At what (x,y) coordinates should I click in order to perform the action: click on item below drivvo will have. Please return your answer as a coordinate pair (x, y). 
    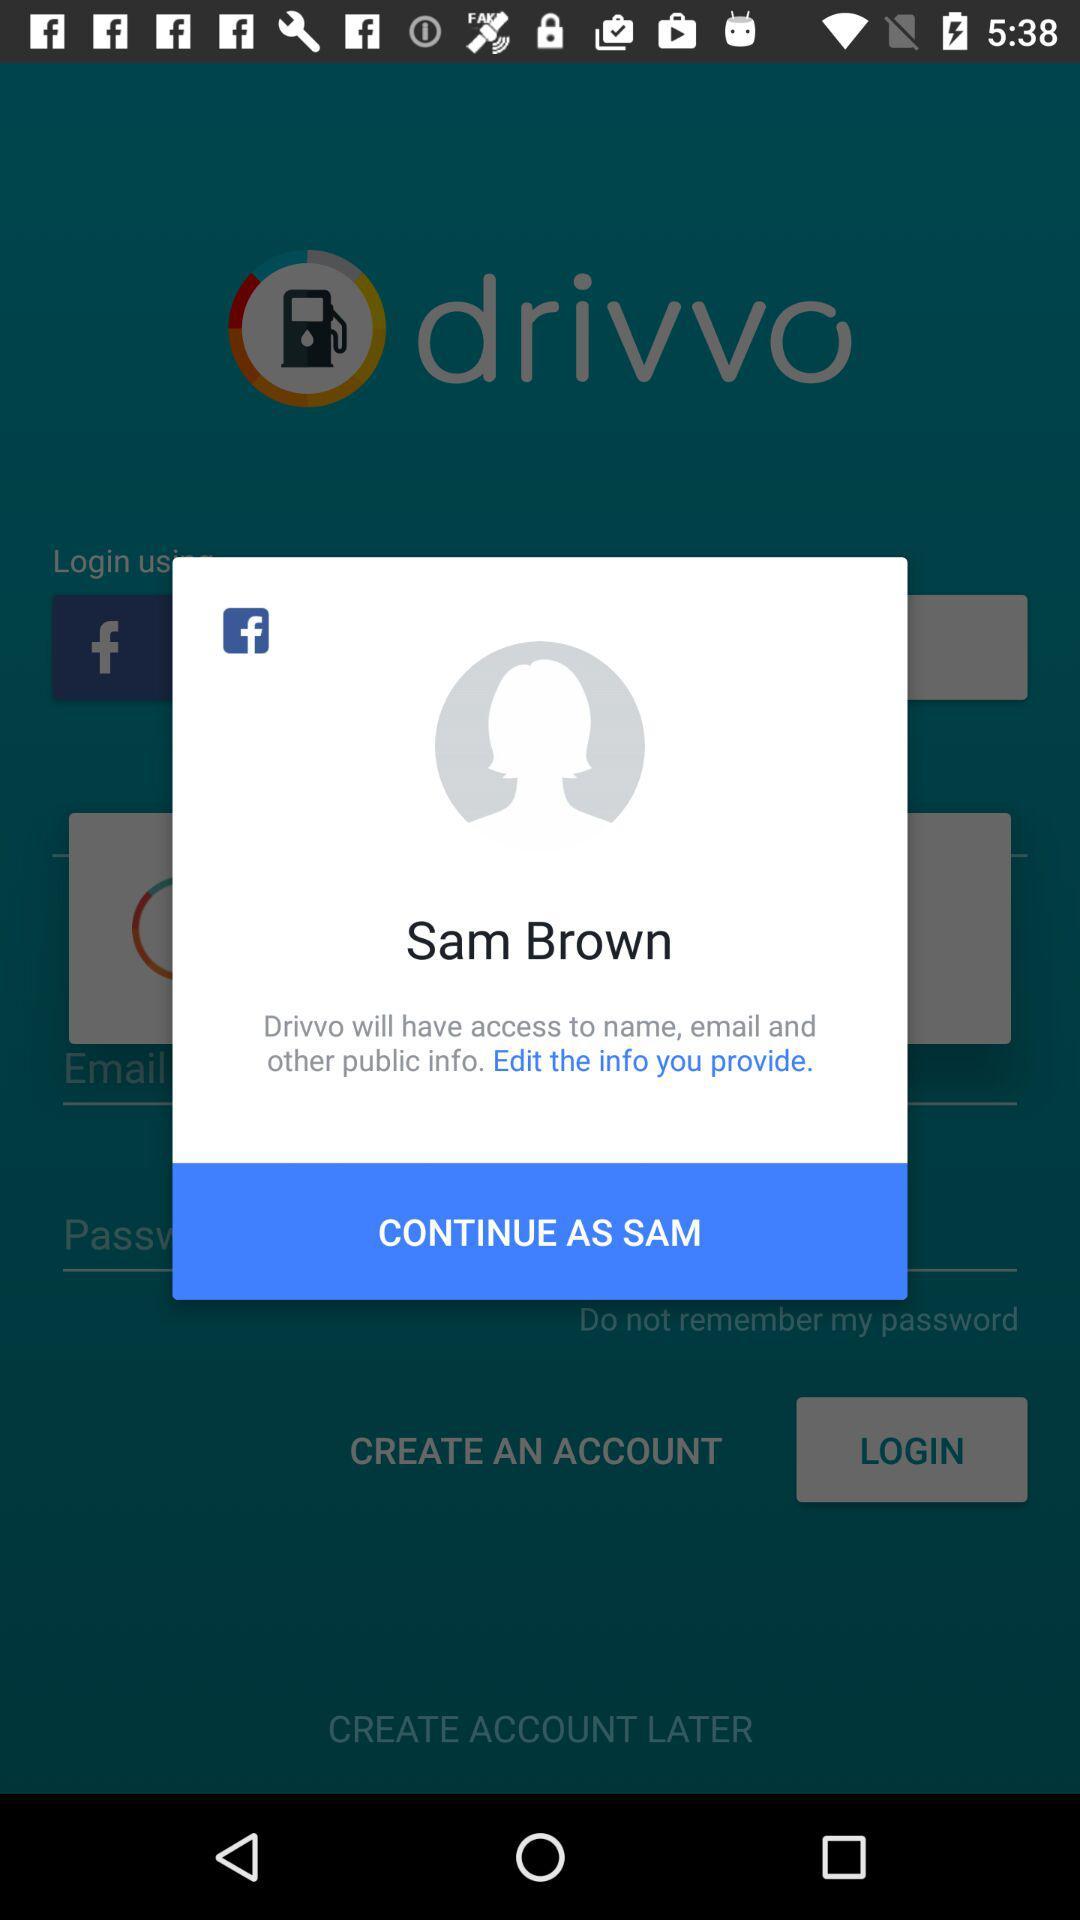
    Looking at the image, I should click on (540, 1230).